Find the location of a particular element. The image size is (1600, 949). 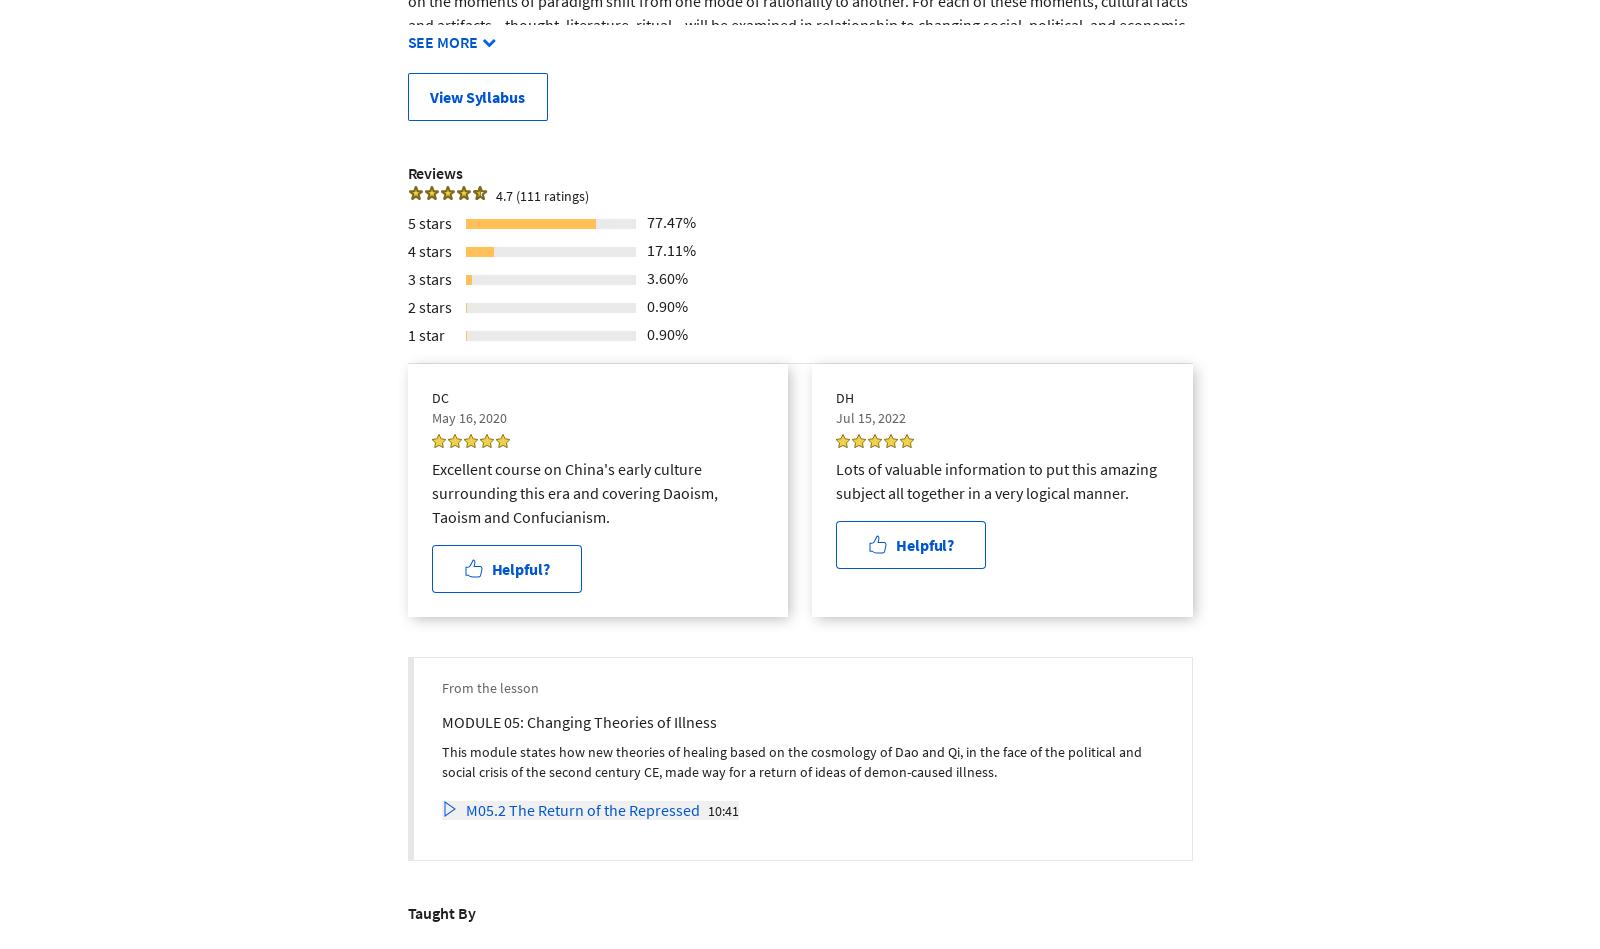

'Jul 15, 2022' is located at coordinates (870, 416).